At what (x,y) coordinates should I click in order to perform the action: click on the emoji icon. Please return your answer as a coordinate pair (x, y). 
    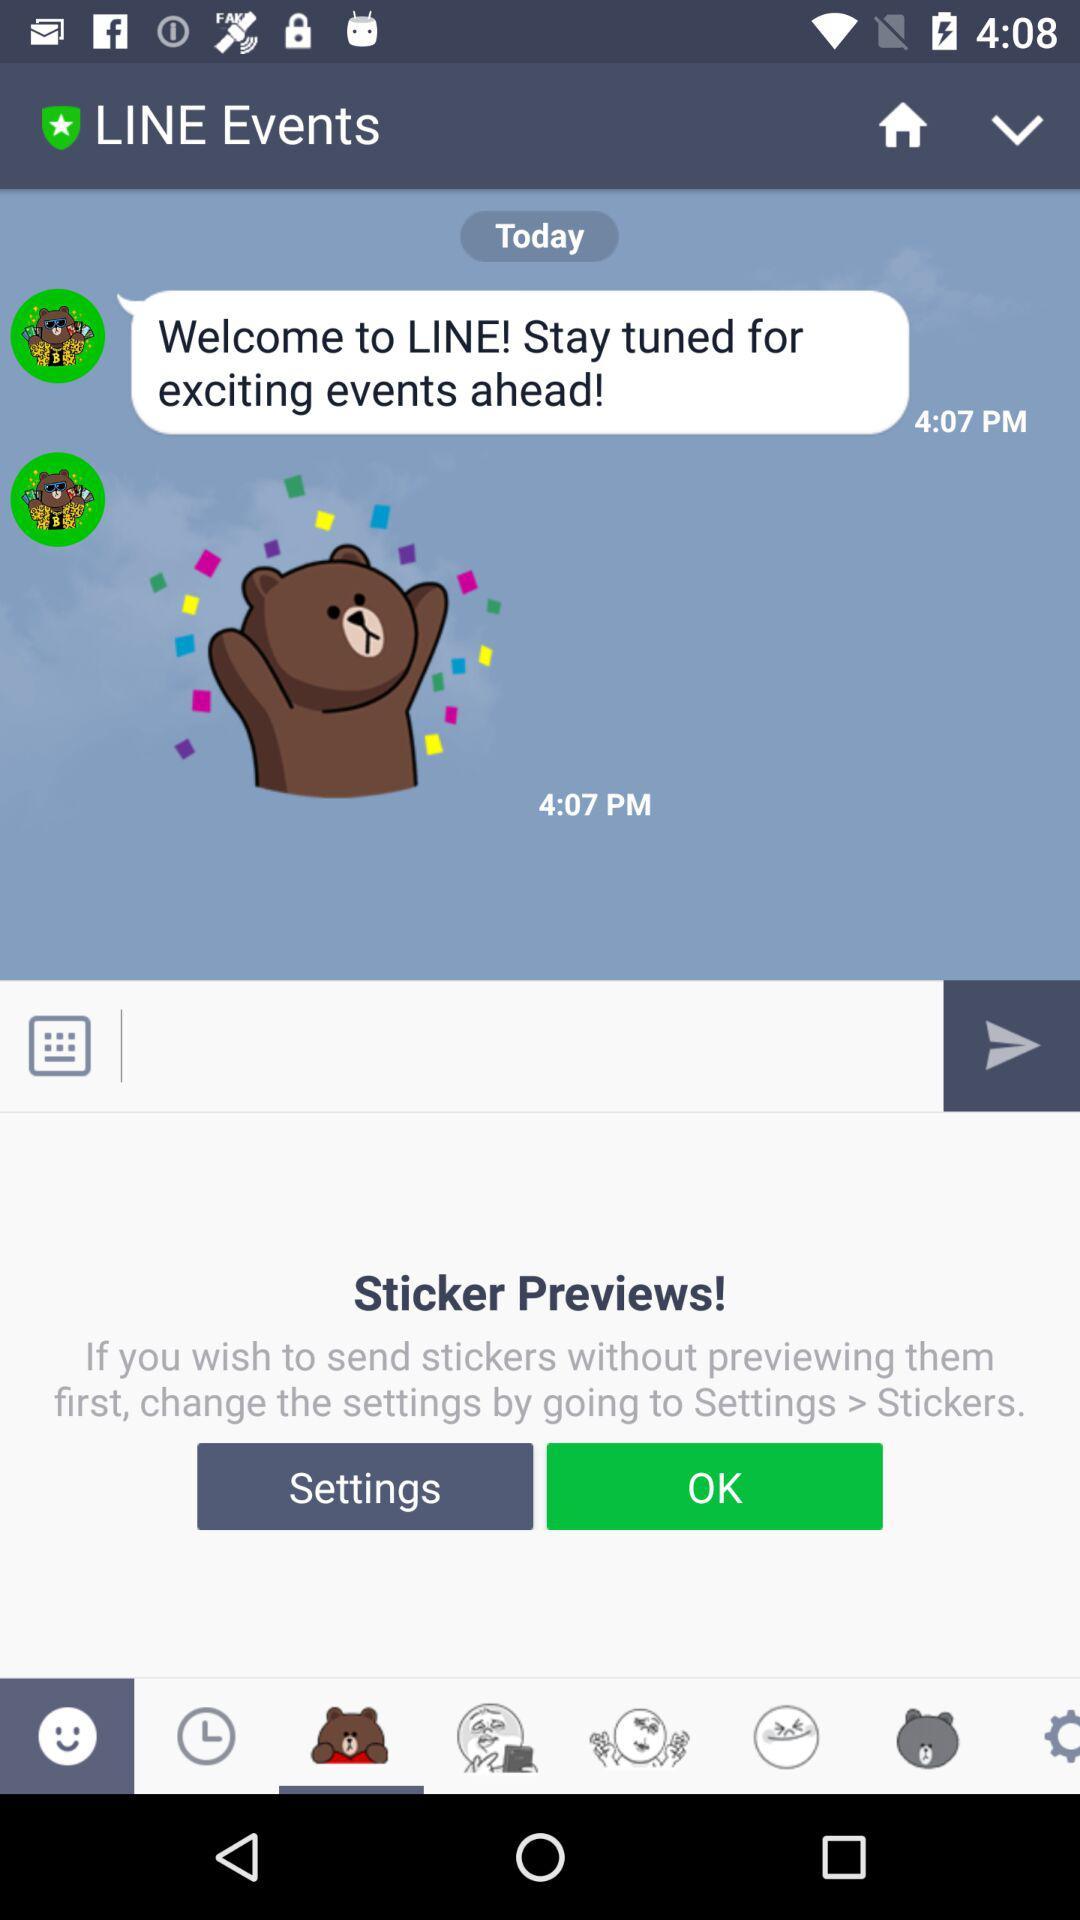
    Looking at the image, I should click on (640, 1735).